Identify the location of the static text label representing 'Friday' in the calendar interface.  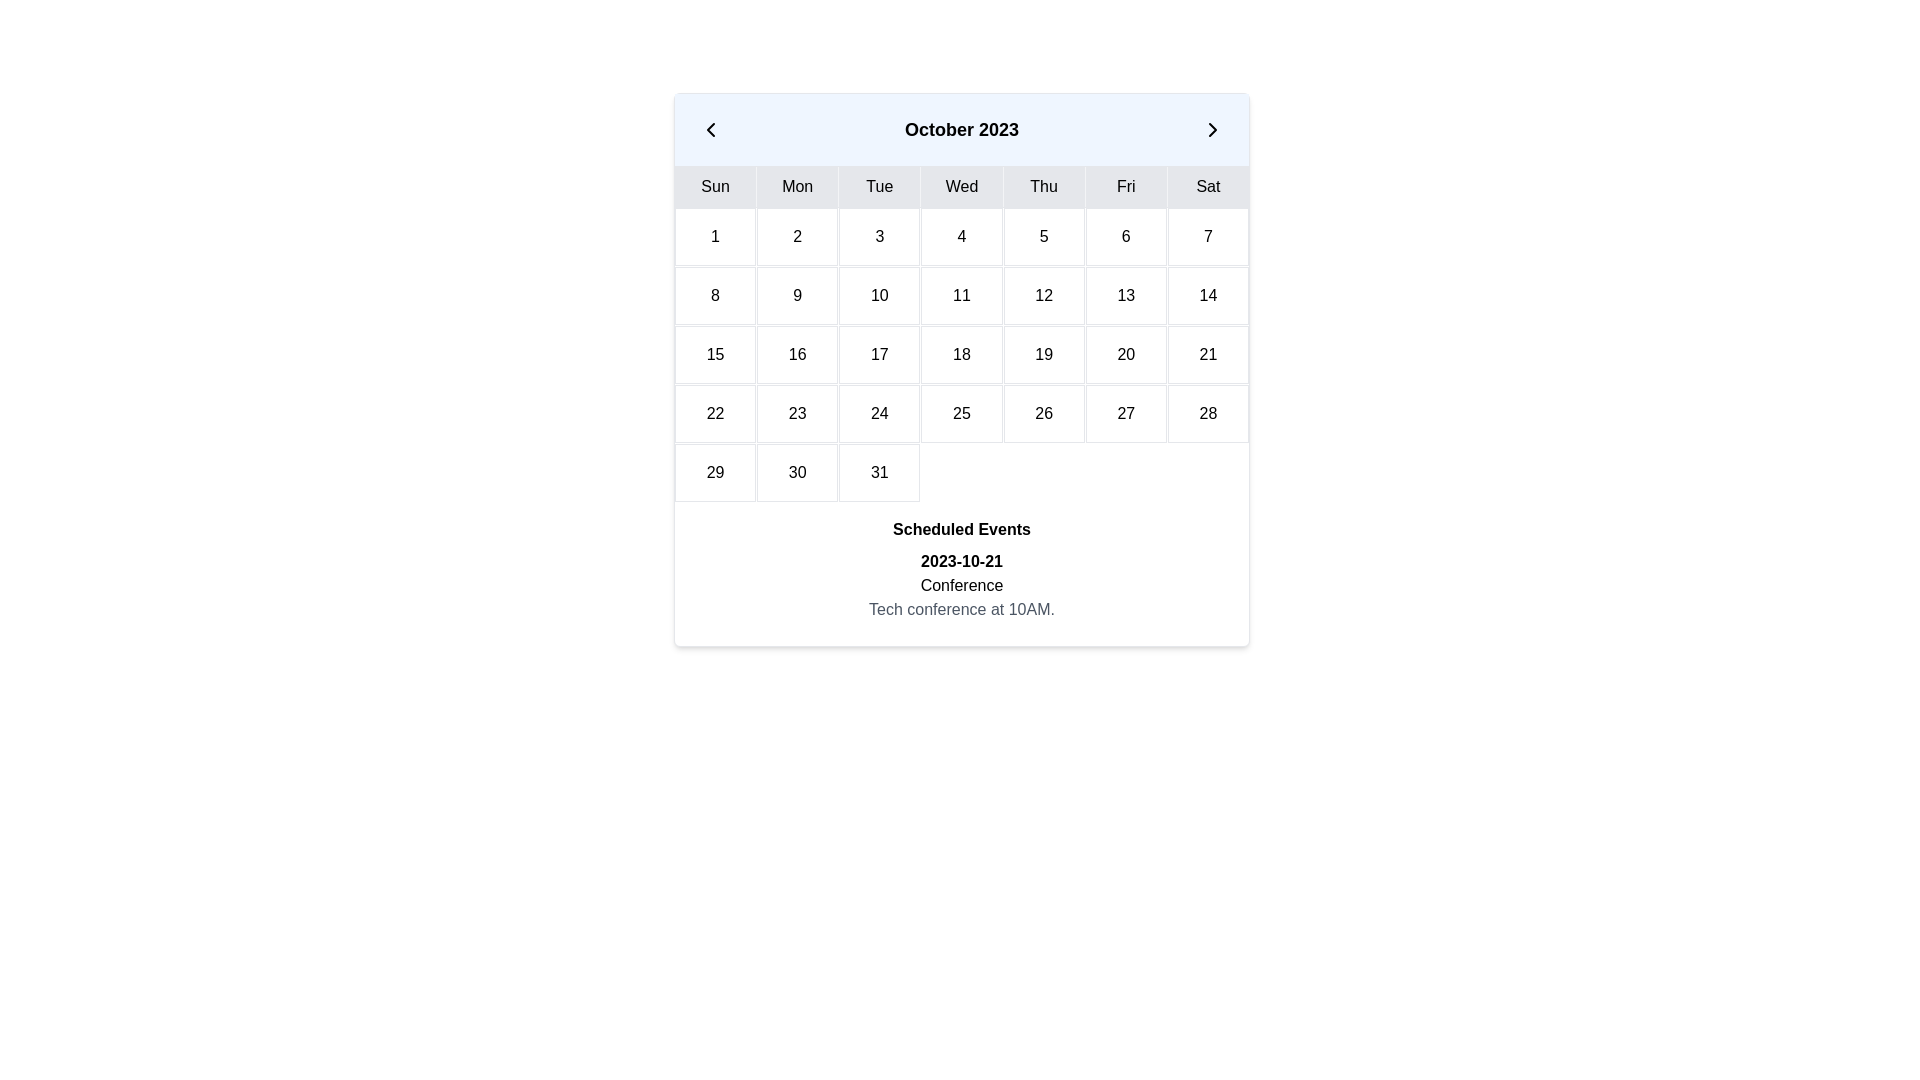
(1126, 186).